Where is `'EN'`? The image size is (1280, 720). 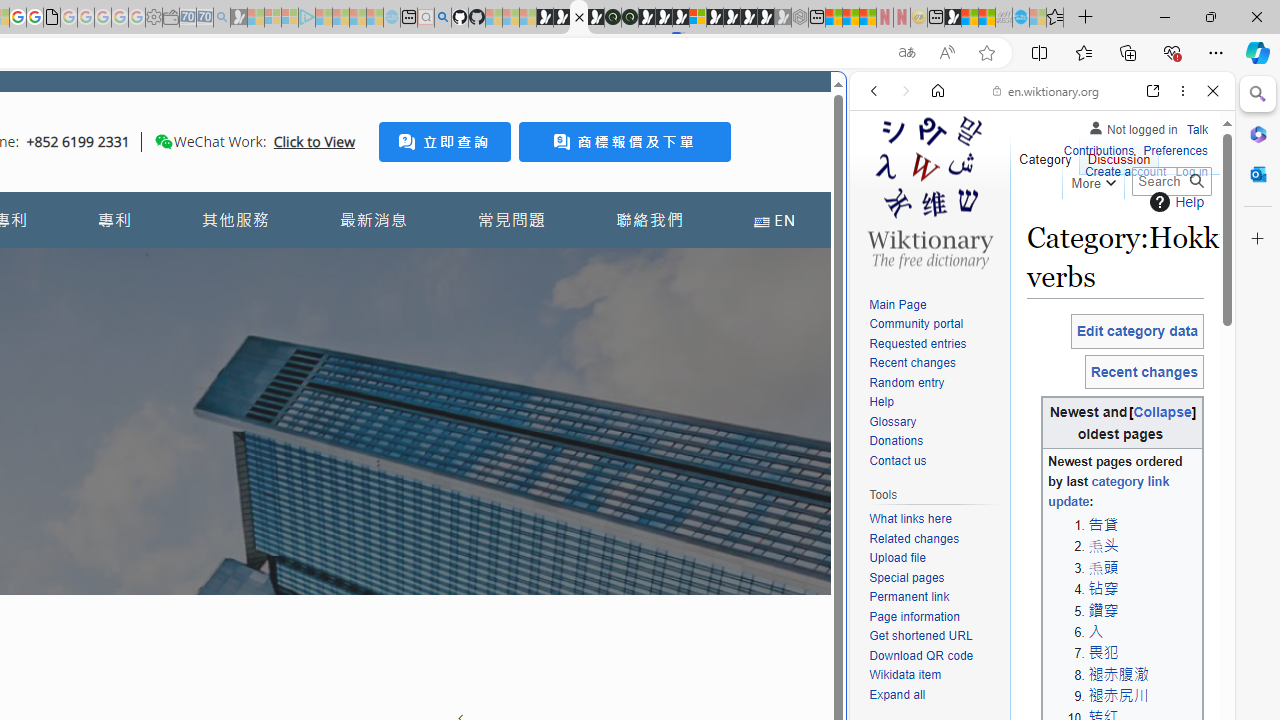
'EN' is located at coordinates (773, 220).